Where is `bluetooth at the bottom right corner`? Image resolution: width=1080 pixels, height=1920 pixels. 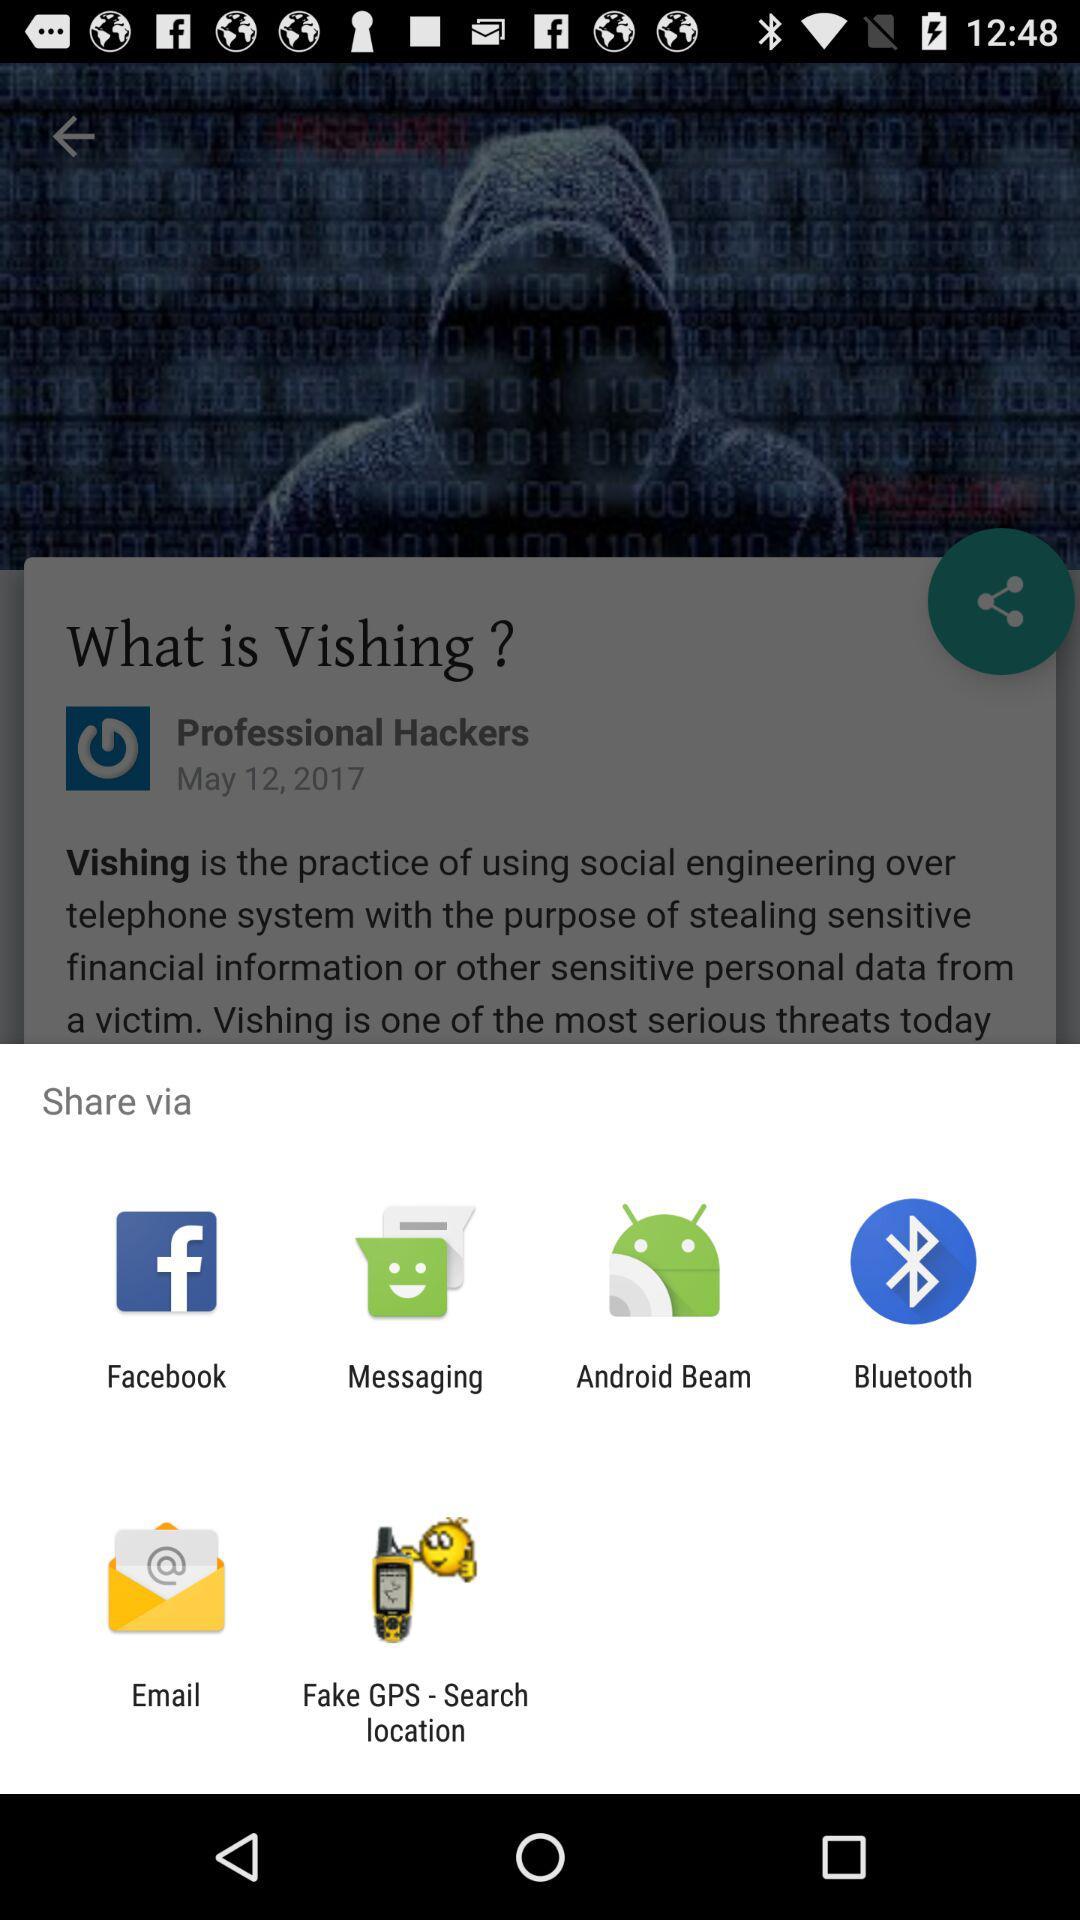 bluetooth at the bottom right corner is located at coordinates (913, 1392).